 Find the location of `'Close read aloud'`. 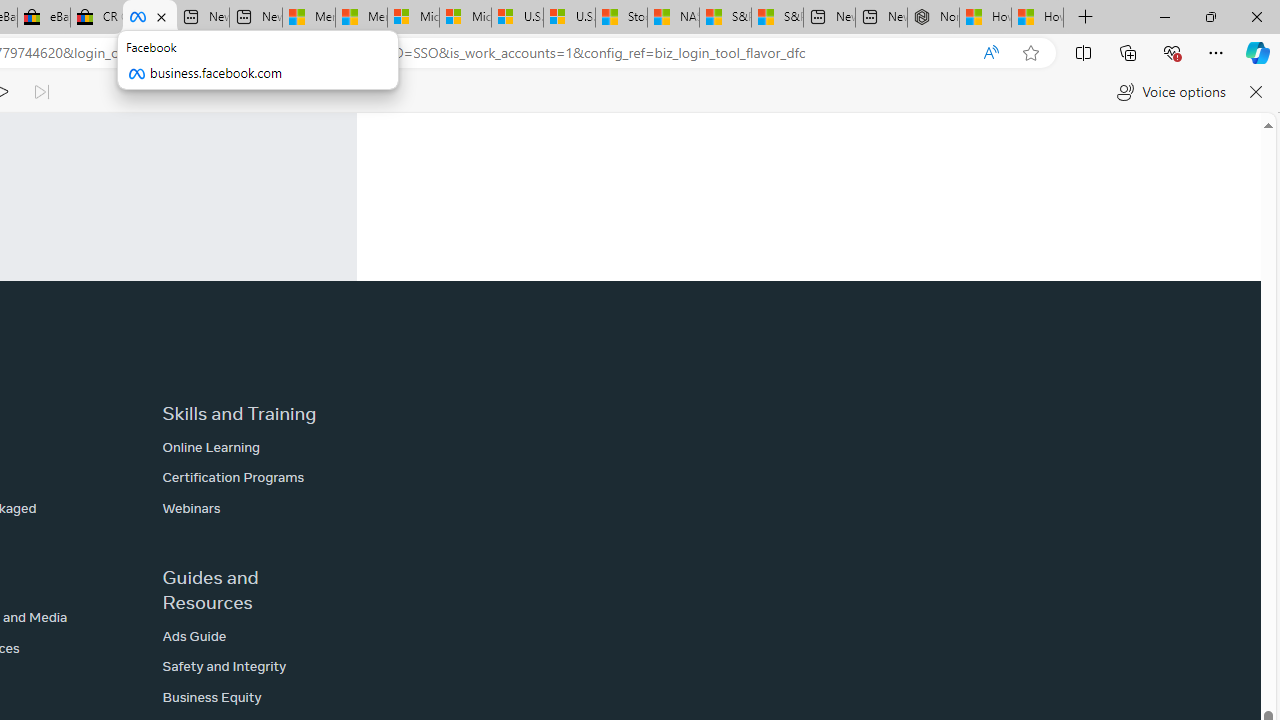

'Close read aloud' is located at coordinates (1254, 92).